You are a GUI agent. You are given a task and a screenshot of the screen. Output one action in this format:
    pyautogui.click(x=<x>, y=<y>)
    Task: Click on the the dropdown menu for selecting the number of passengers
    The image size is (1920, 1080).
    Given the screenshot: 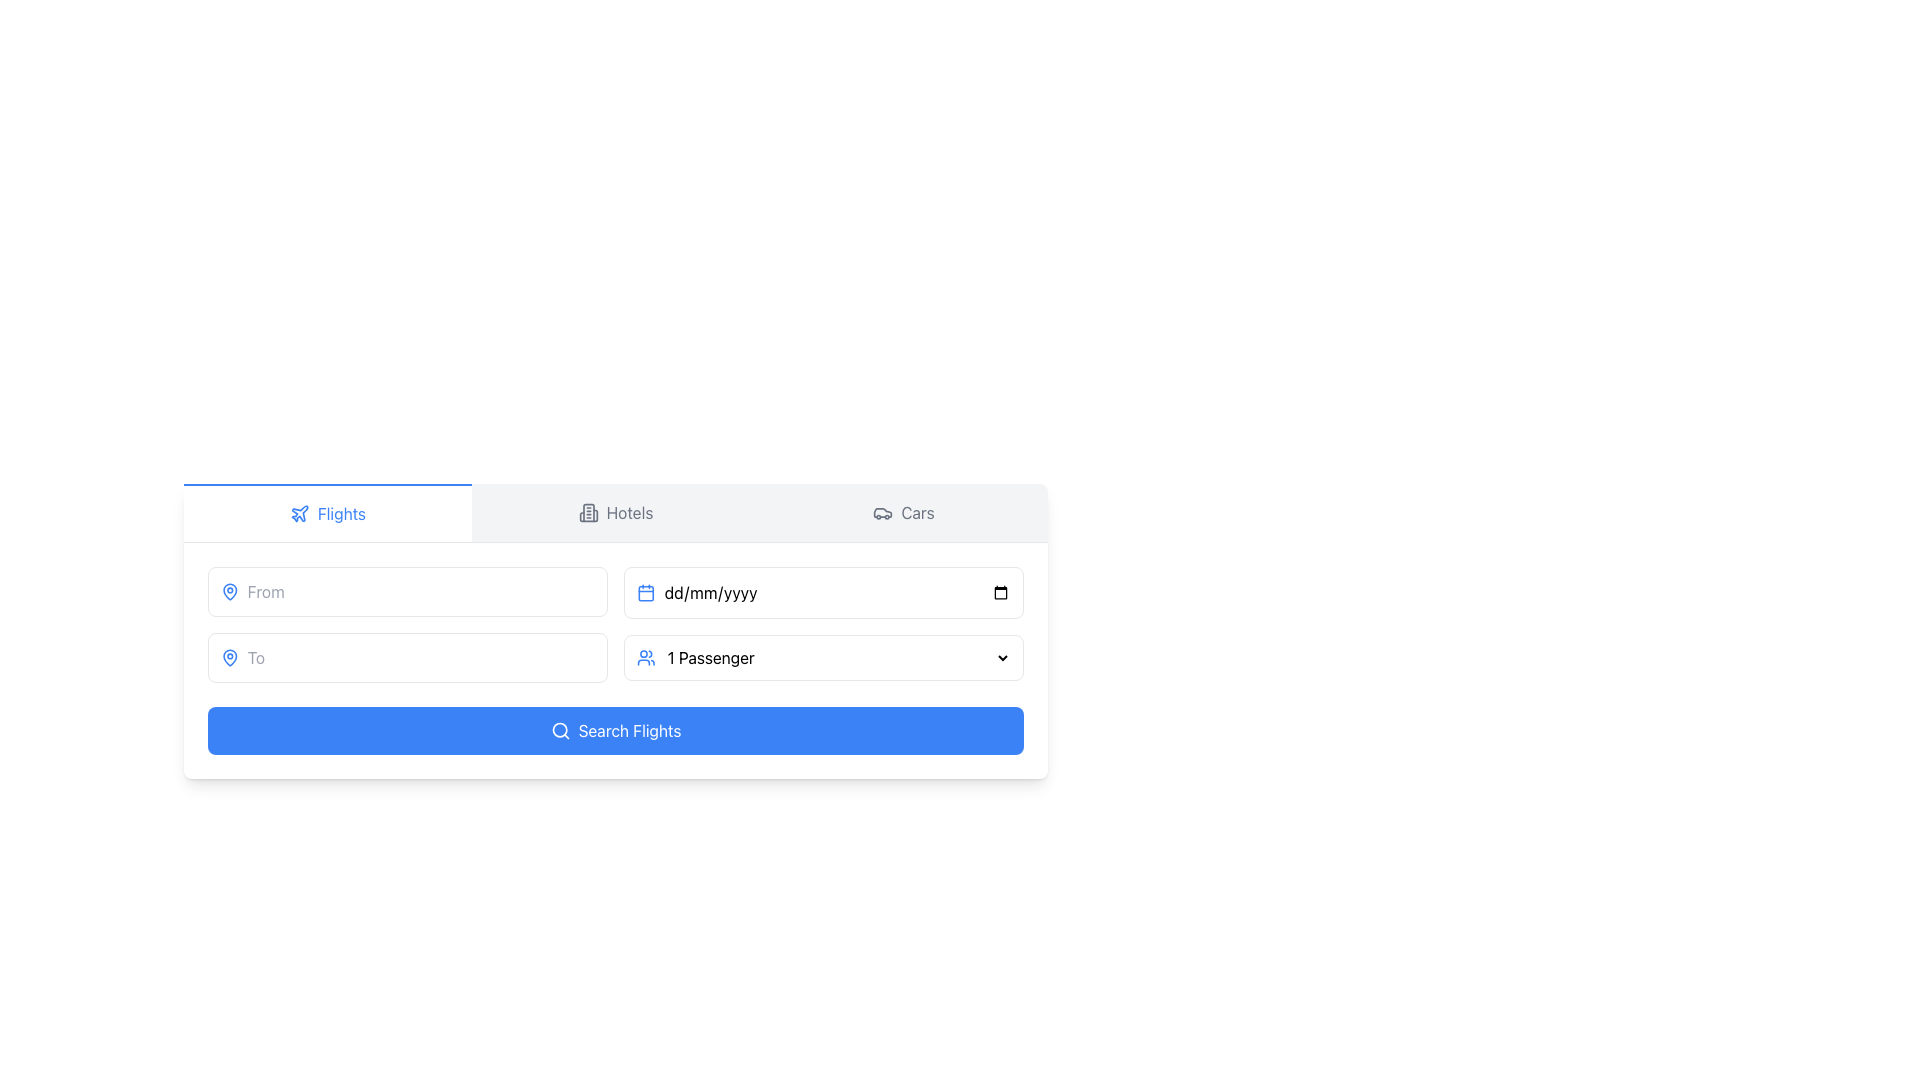 What is the action you would take?
    pyautogui.click(x=837, y=658)
    